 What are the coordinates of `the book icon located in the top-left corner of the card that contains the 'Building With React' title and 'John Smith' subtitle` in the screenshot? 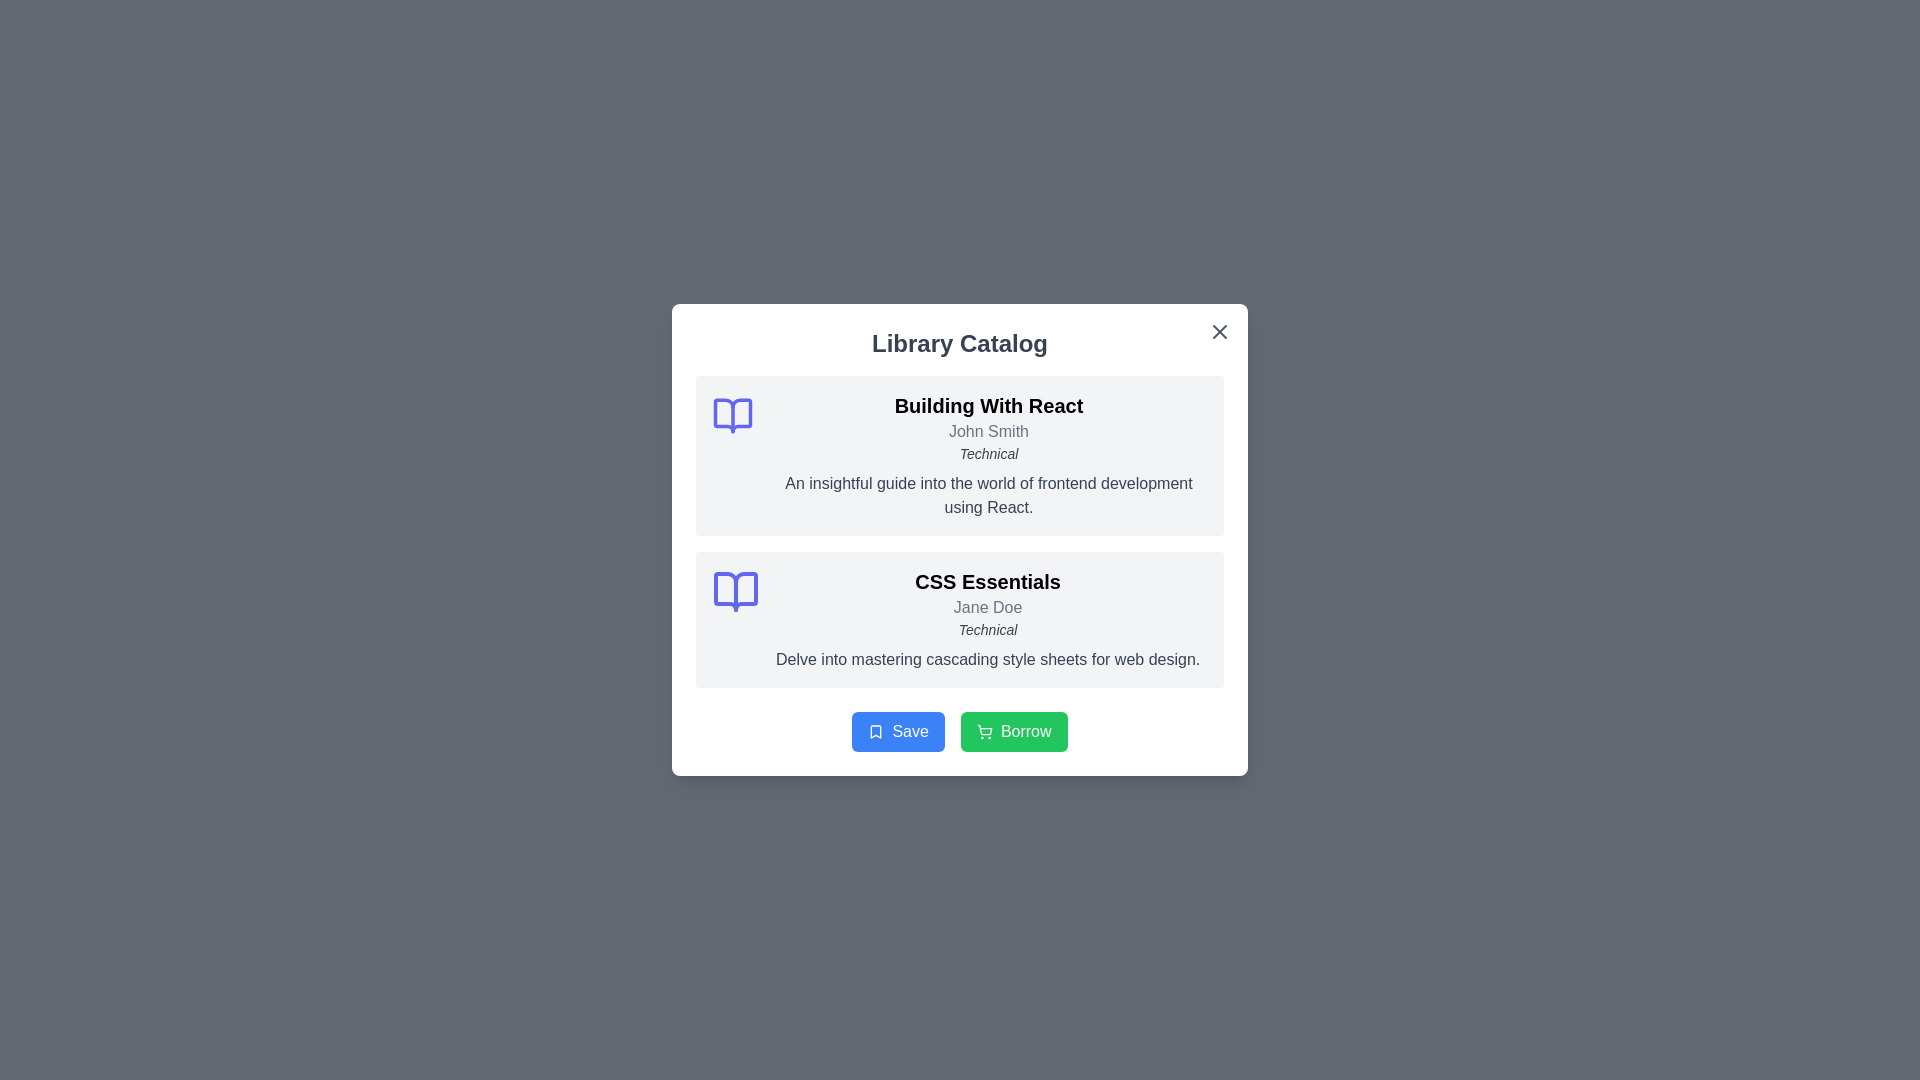 It's located at (732, 415).